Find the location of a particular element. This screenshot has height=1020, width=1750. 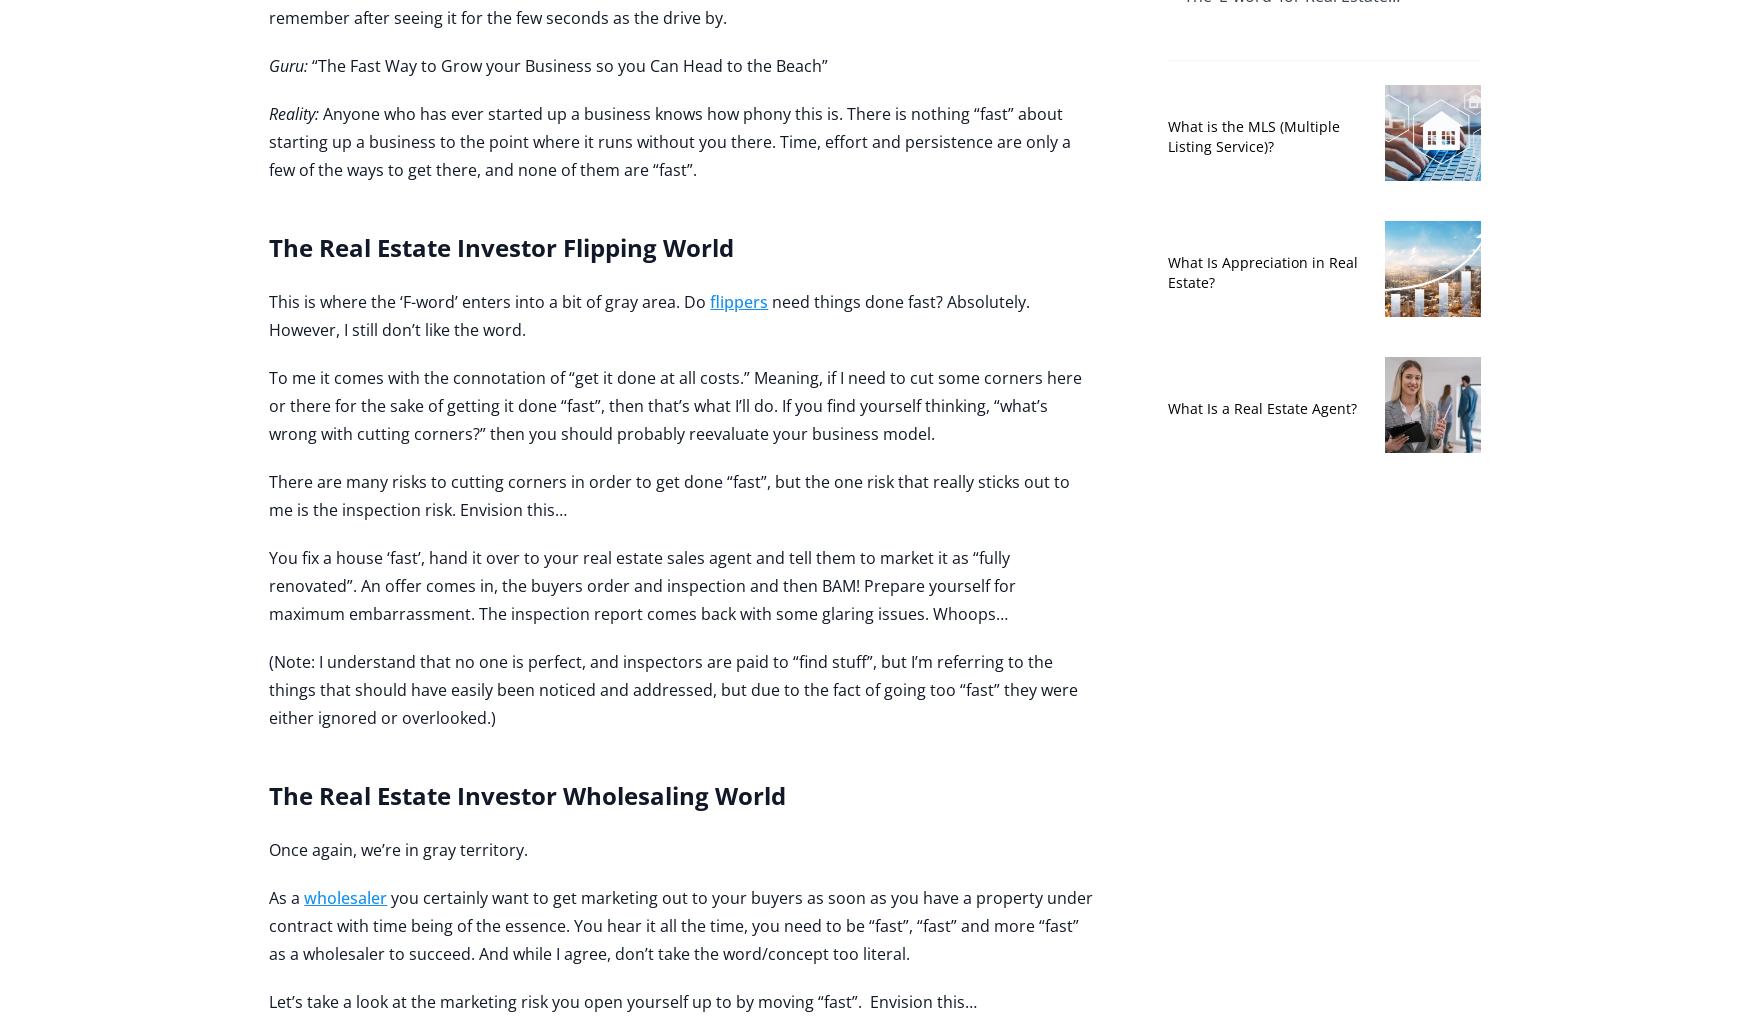

'What Is a Real Estate Agent?' is located at coordinates (1260, 407).